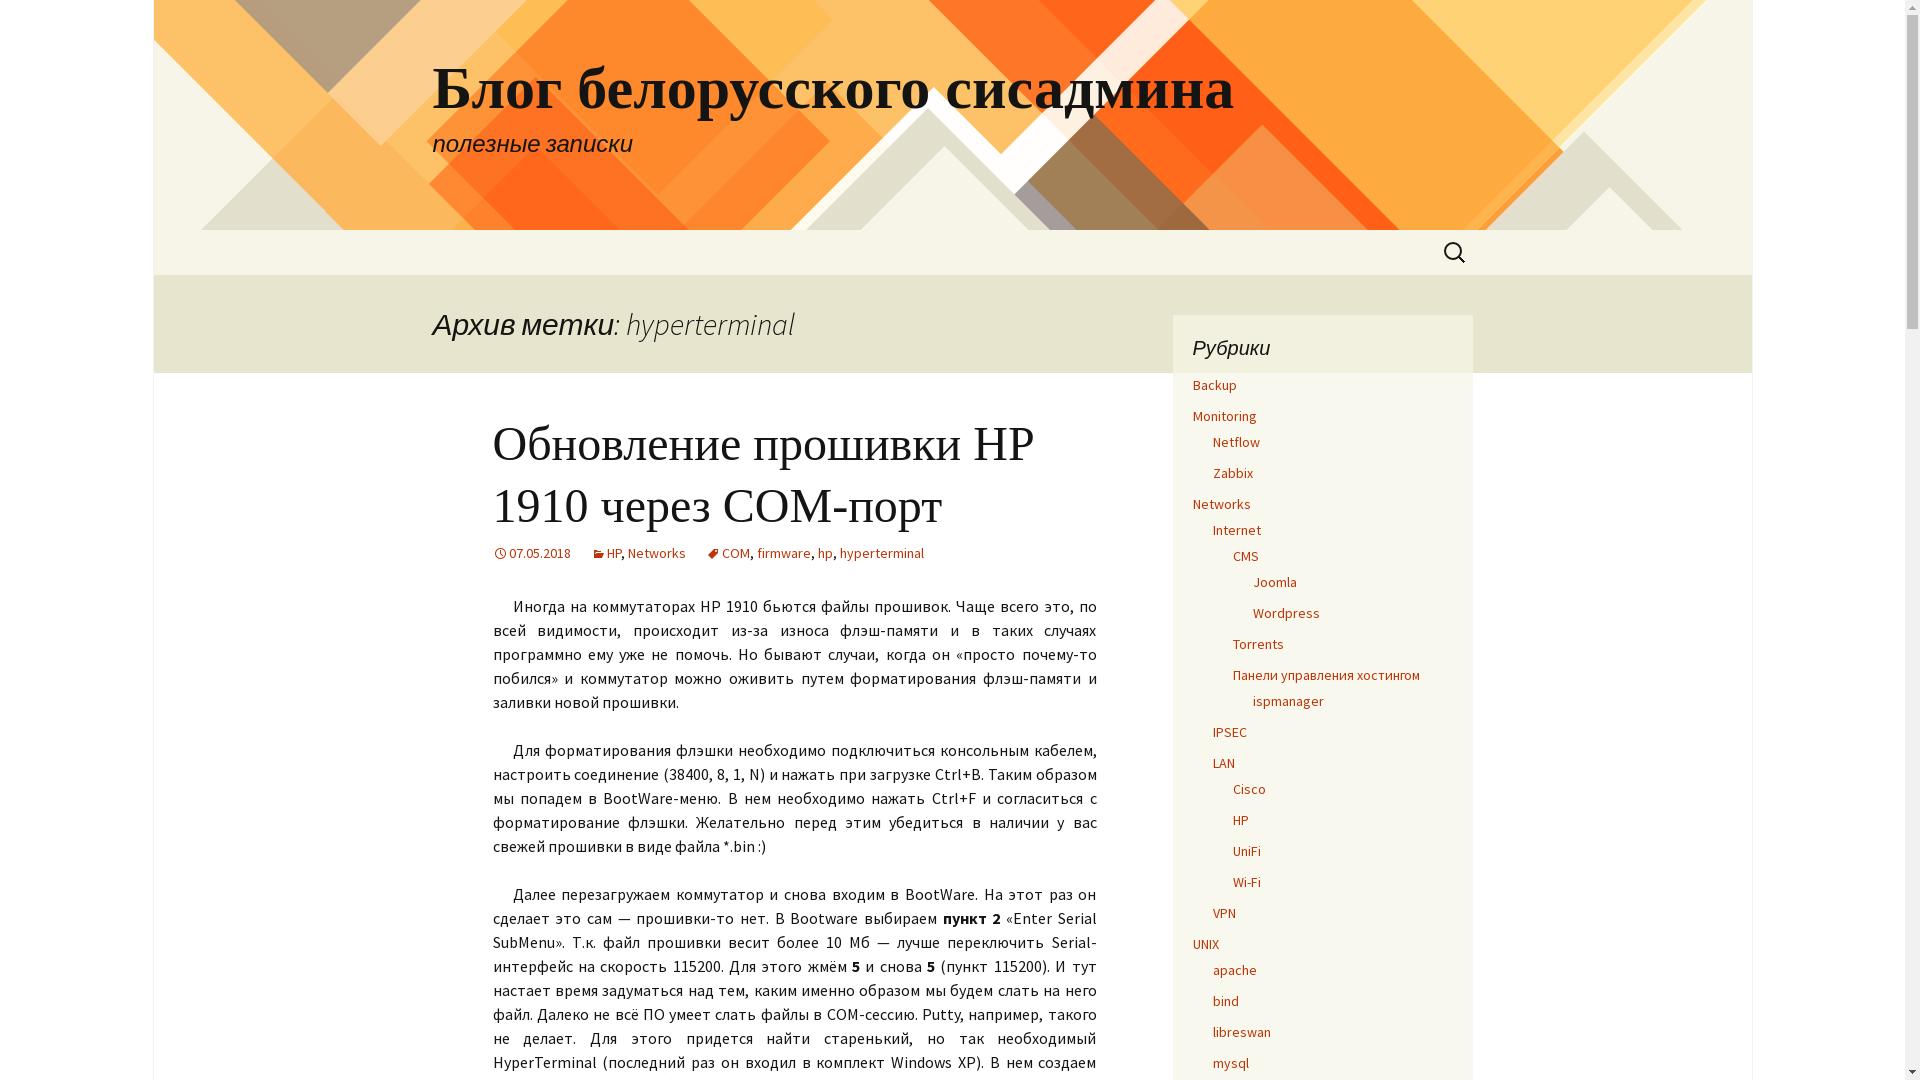  Describe the element at coordinates (1210, 1001) in the screenshot. I see `'bind'` at that location.